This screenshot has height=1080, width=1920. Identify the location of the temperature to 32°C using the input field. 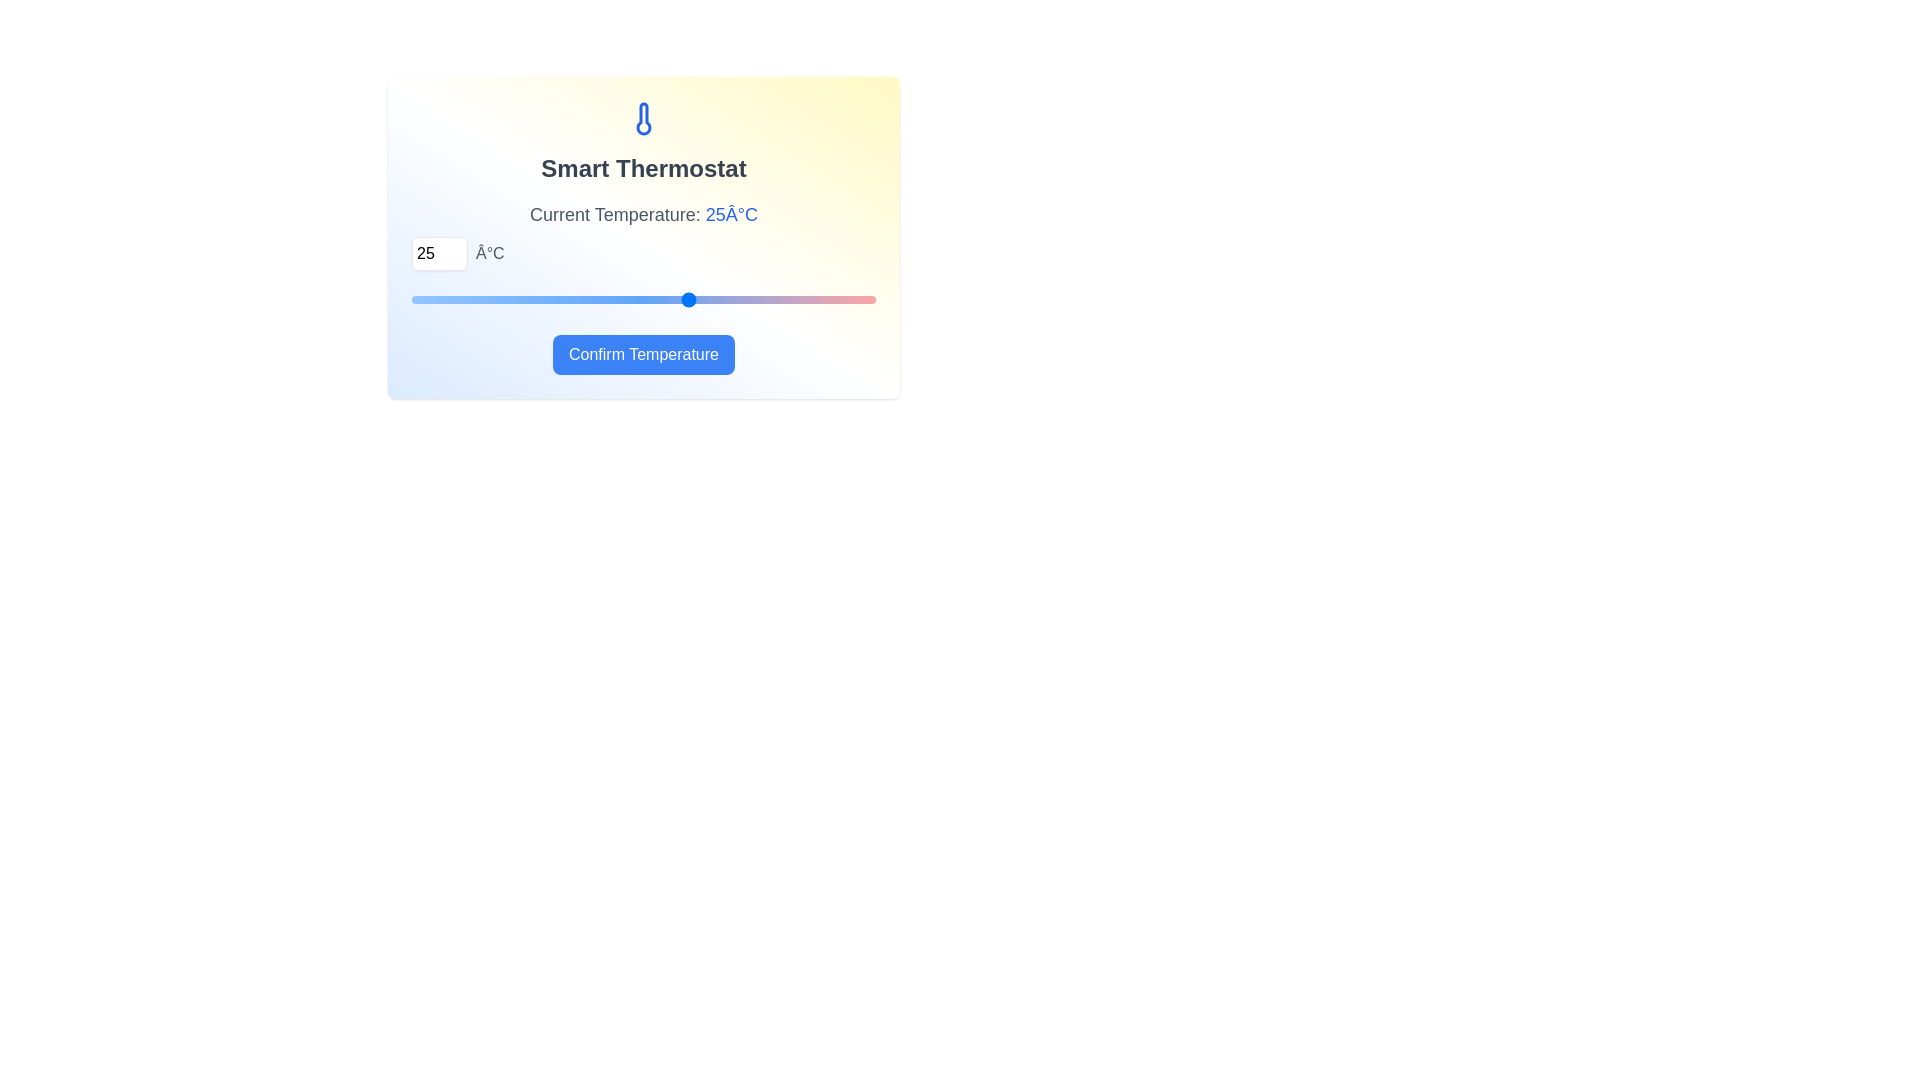
(439, 253).